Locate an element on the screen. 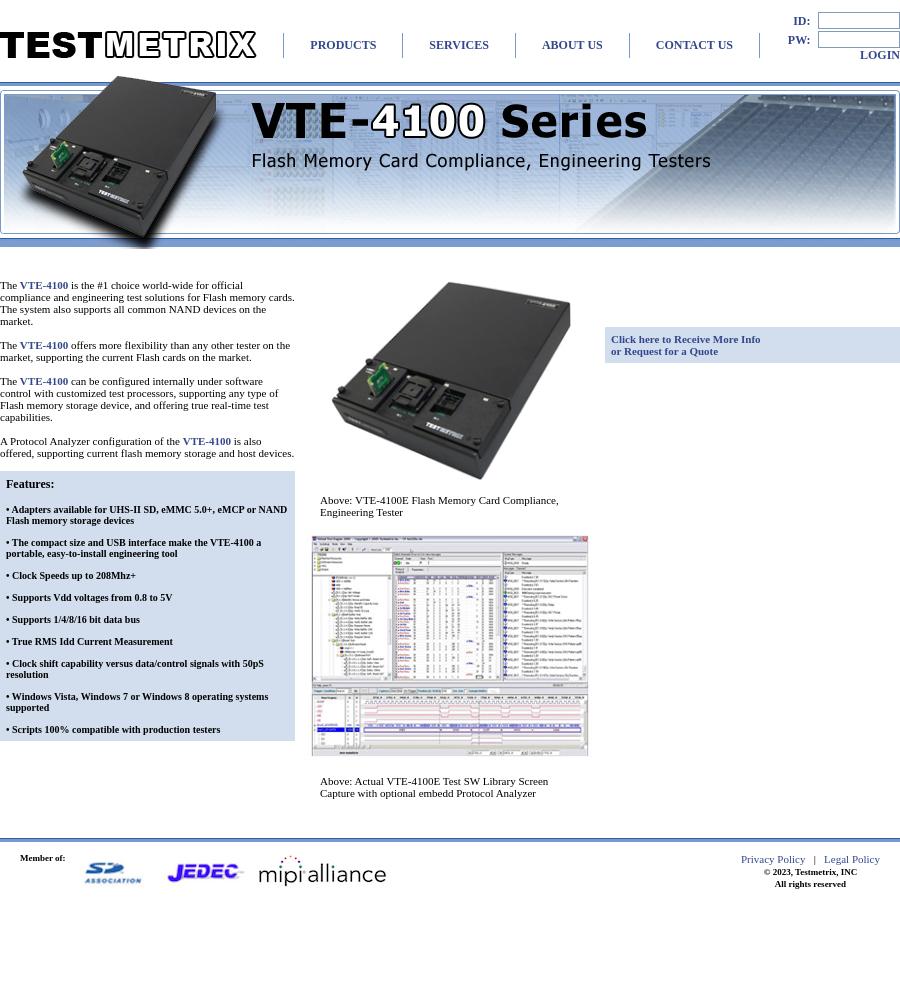  'Above: VTE-4100E Flash Memory Card Compliance, Engineering Tester' is located at coordinates (439, 506).